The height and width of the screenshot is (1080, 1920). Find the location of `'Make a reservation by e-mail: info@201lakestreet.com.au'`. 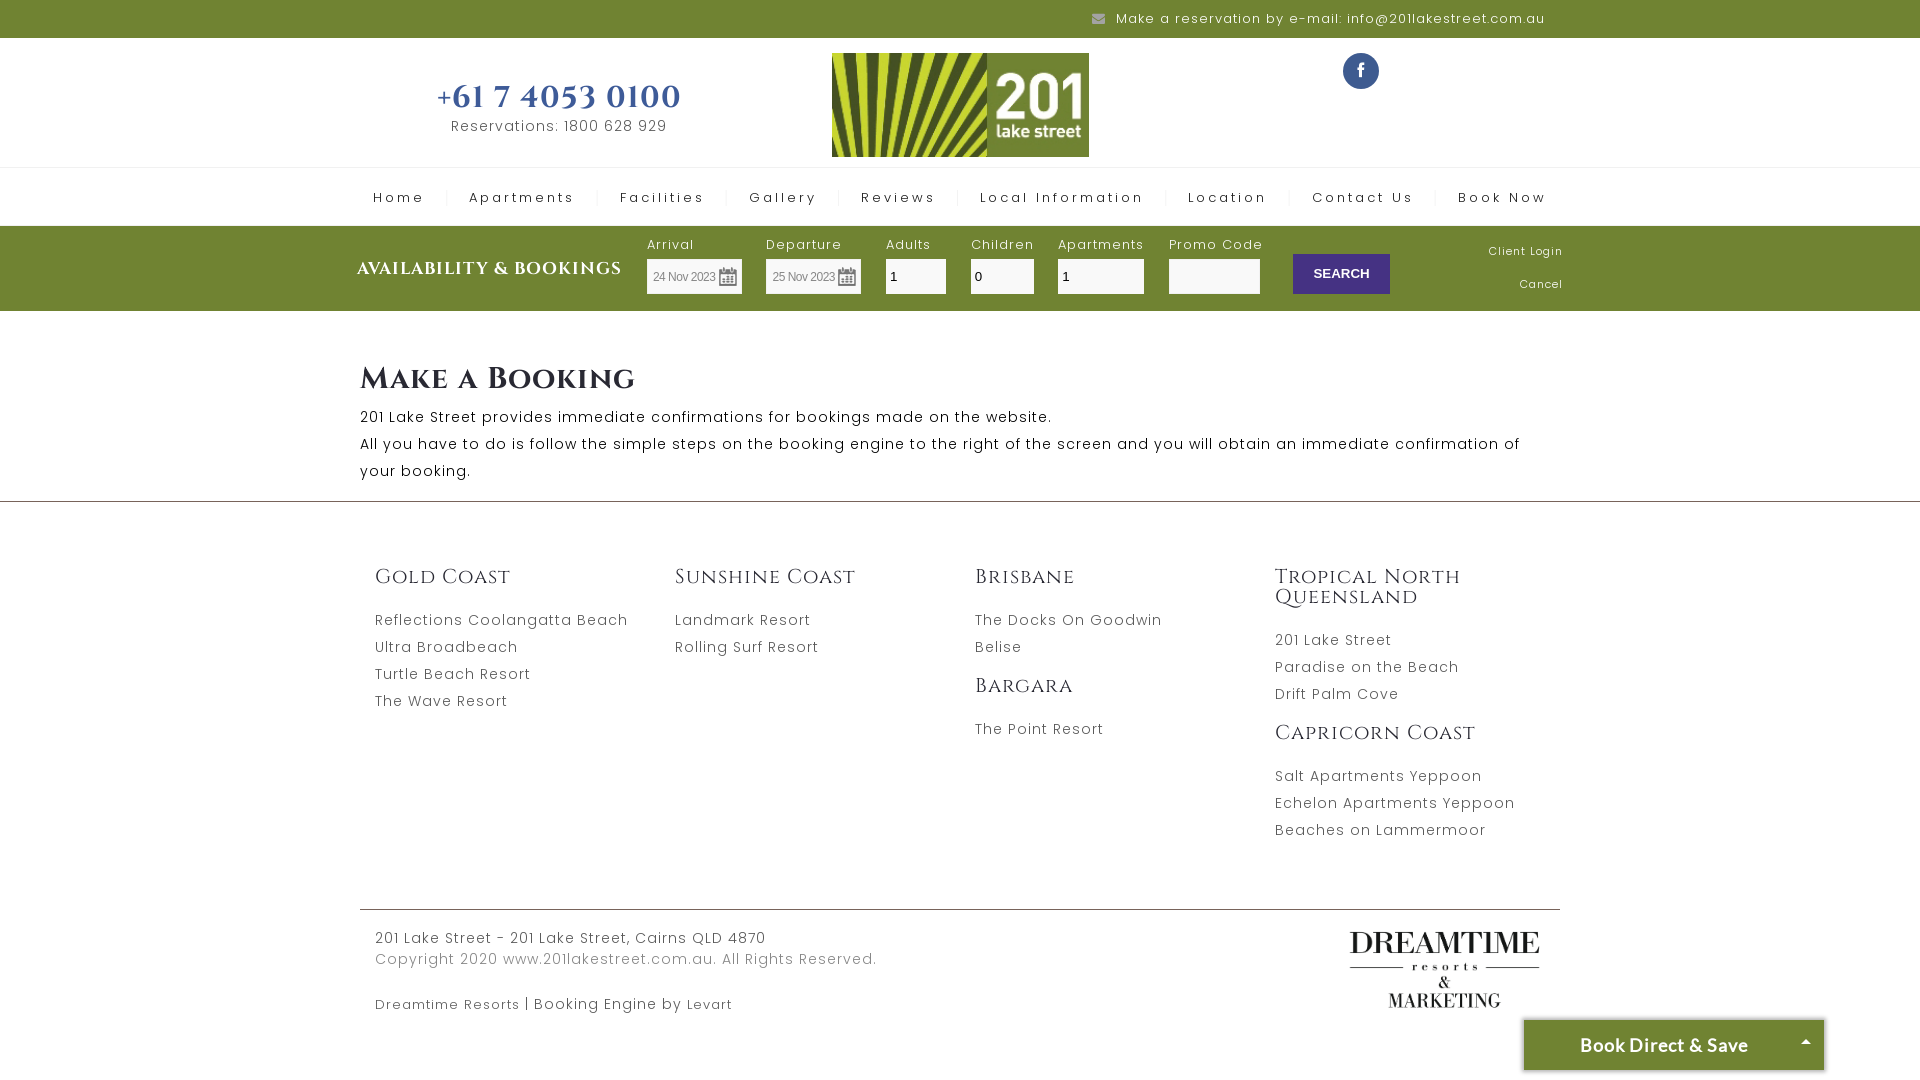

'Make a reservation by e-mail: info@201lakestreet.com.au' is located at coordinates (1330, 18).